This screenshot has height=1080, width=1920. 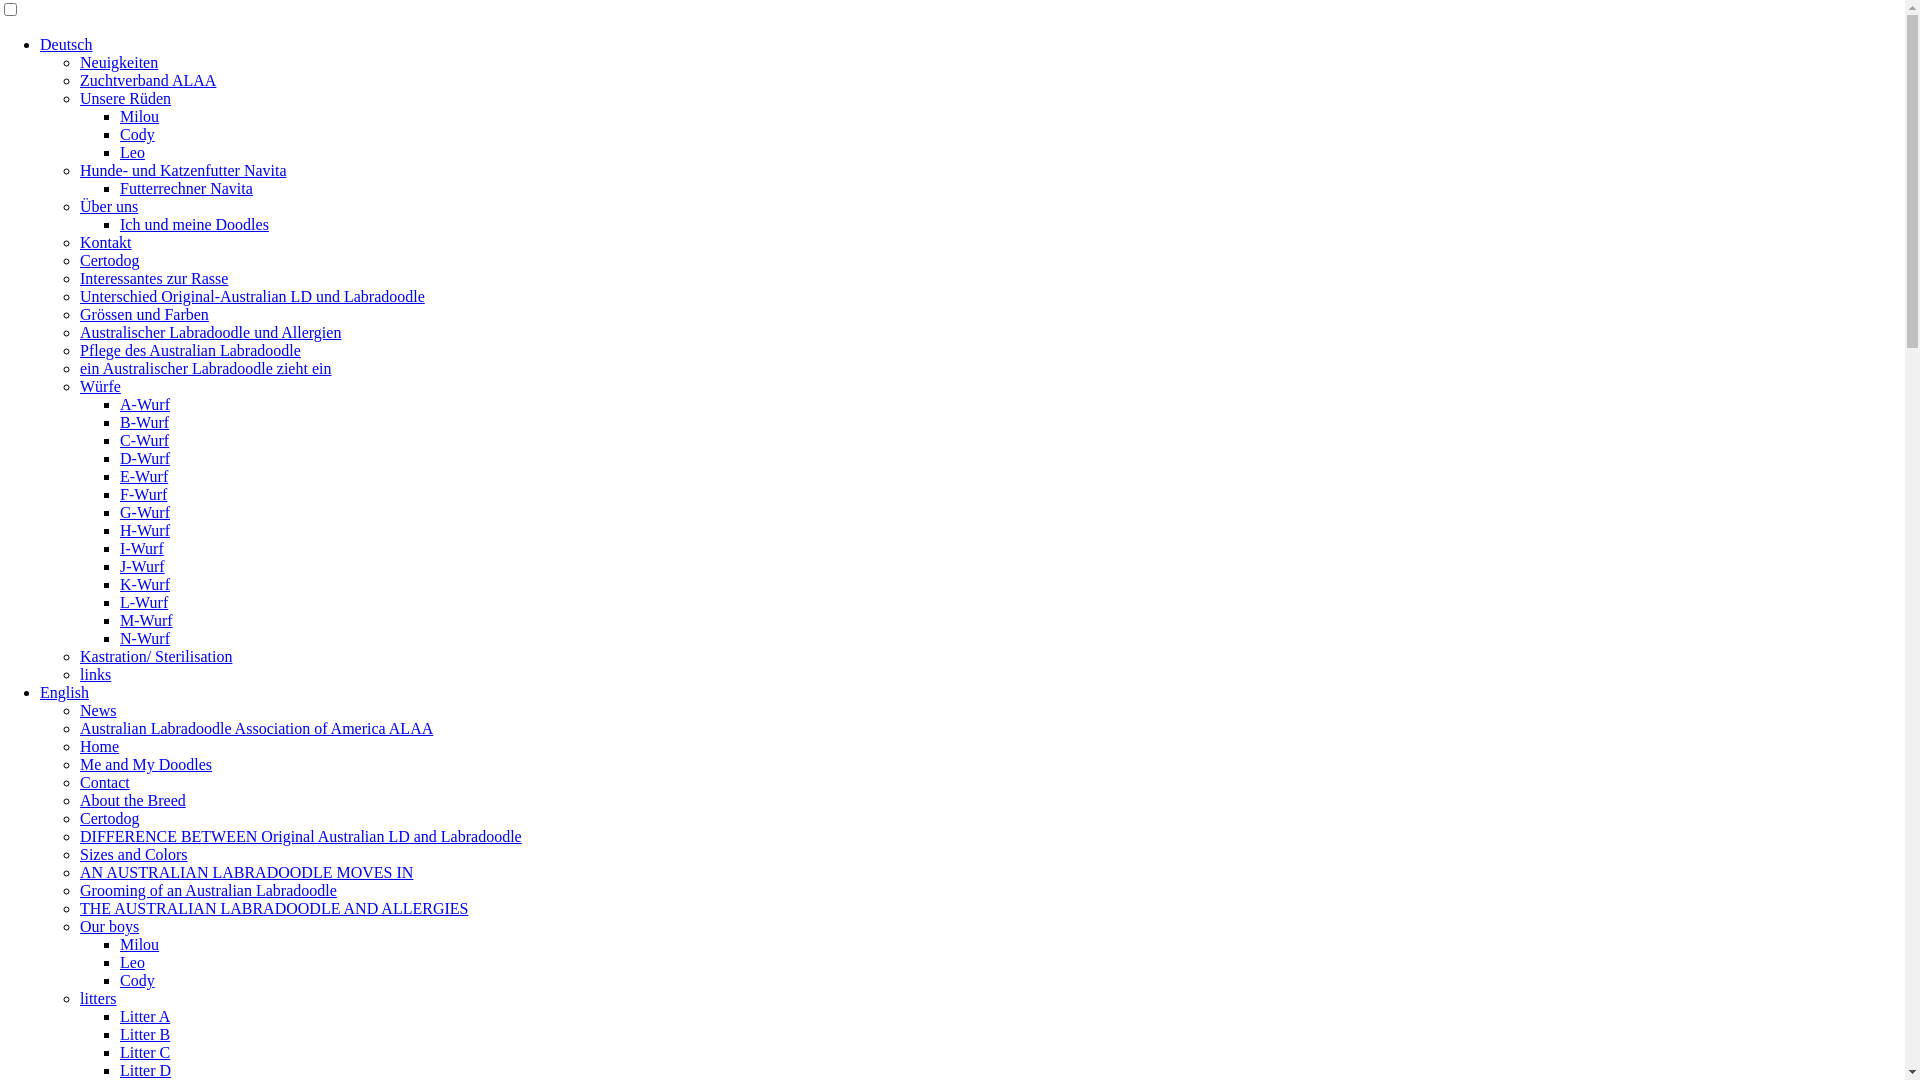 What do you see at coordinates (186, 188) in the screenshot?
I see `'Futterrechner Navita'` at bounding box center [186, 188].